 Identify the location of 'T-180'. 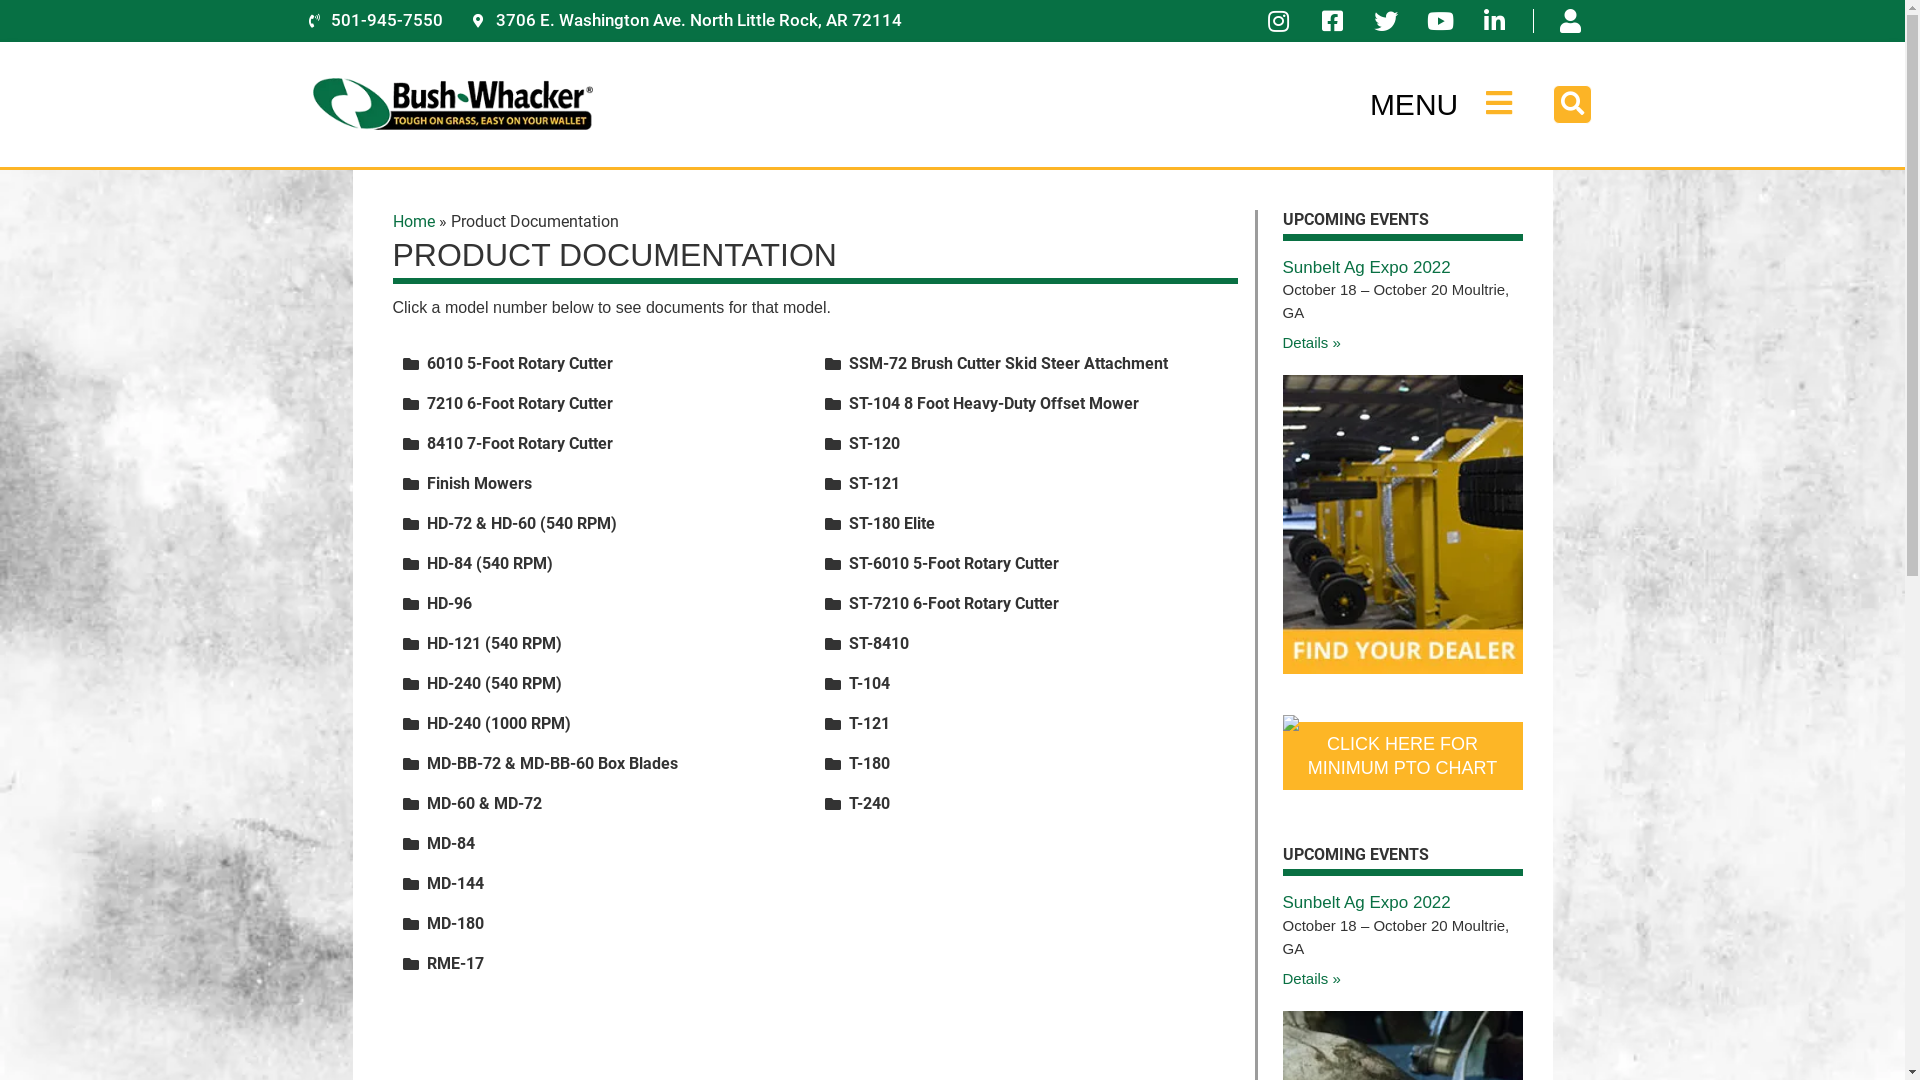
(869, 763).